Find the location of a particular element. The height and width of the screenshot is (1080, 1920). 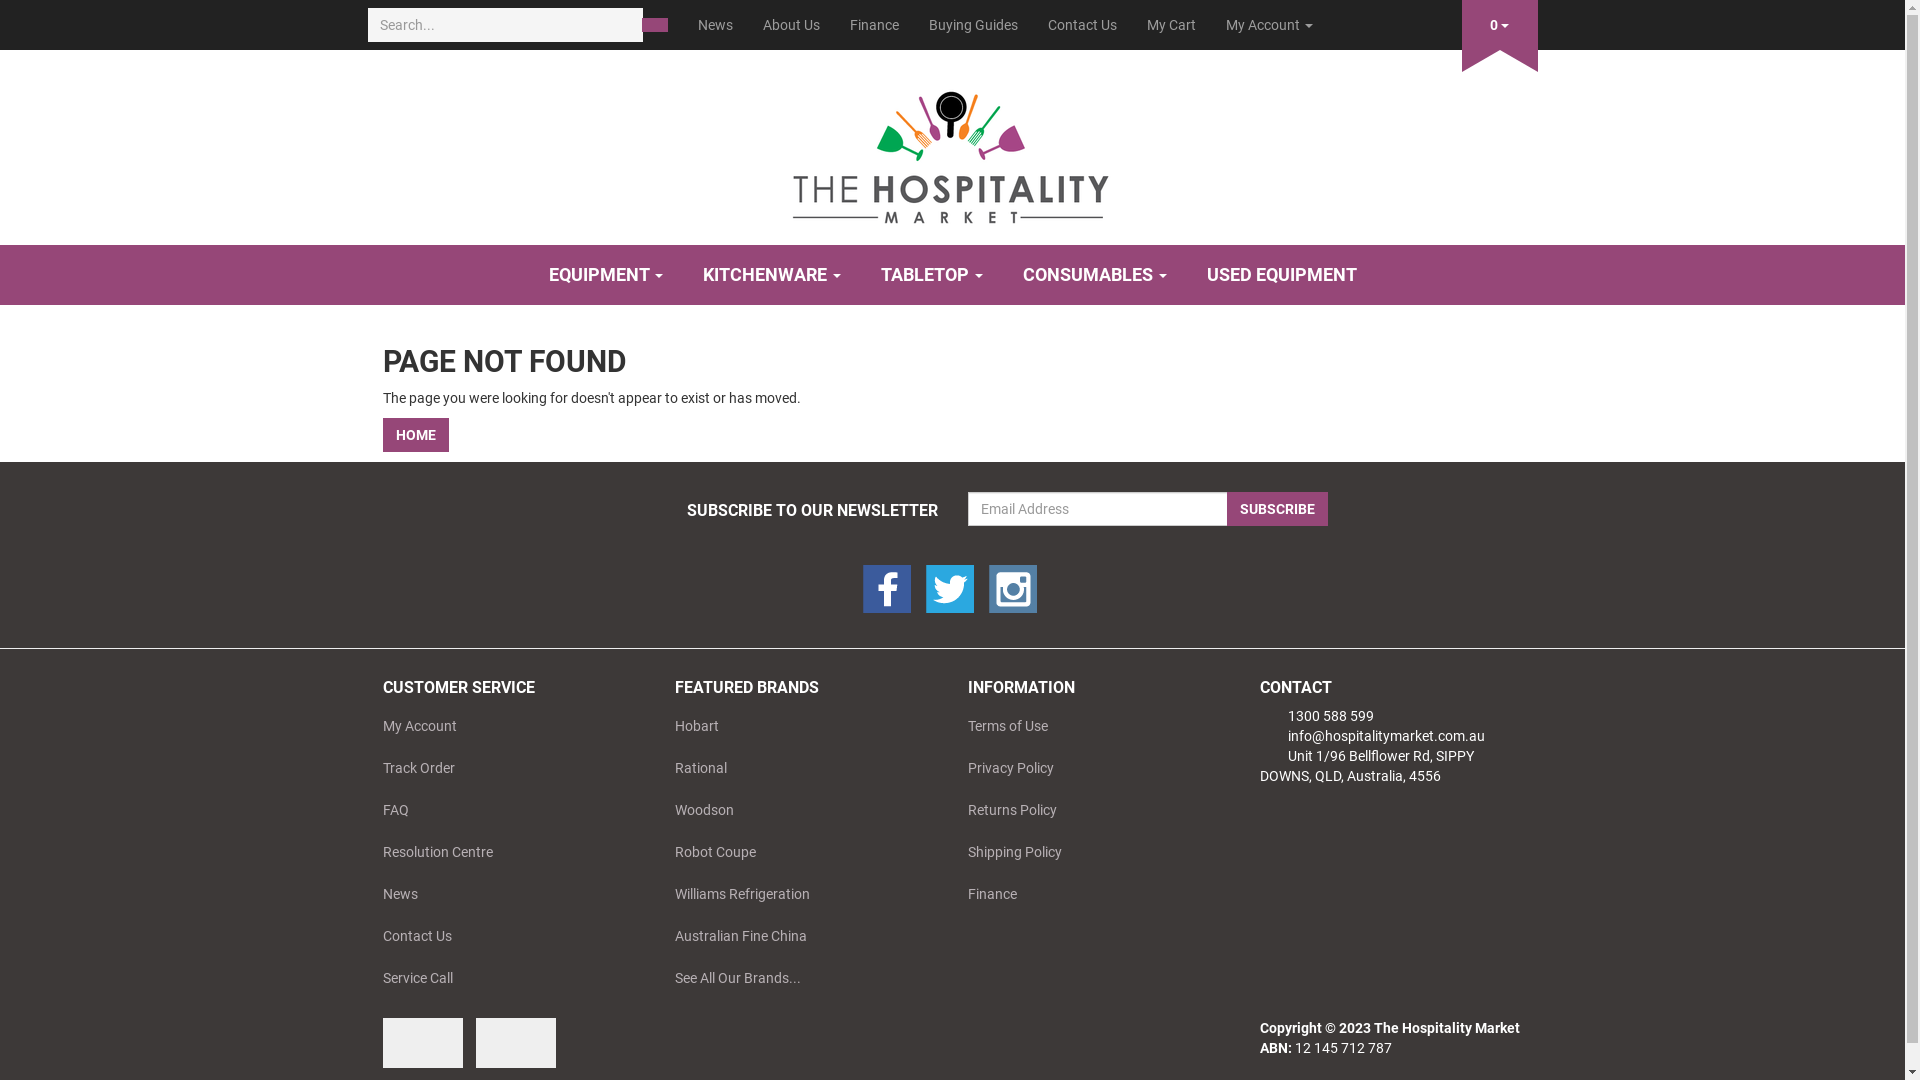

'CONSUMABLES' is located at coordinates (1093, 274).